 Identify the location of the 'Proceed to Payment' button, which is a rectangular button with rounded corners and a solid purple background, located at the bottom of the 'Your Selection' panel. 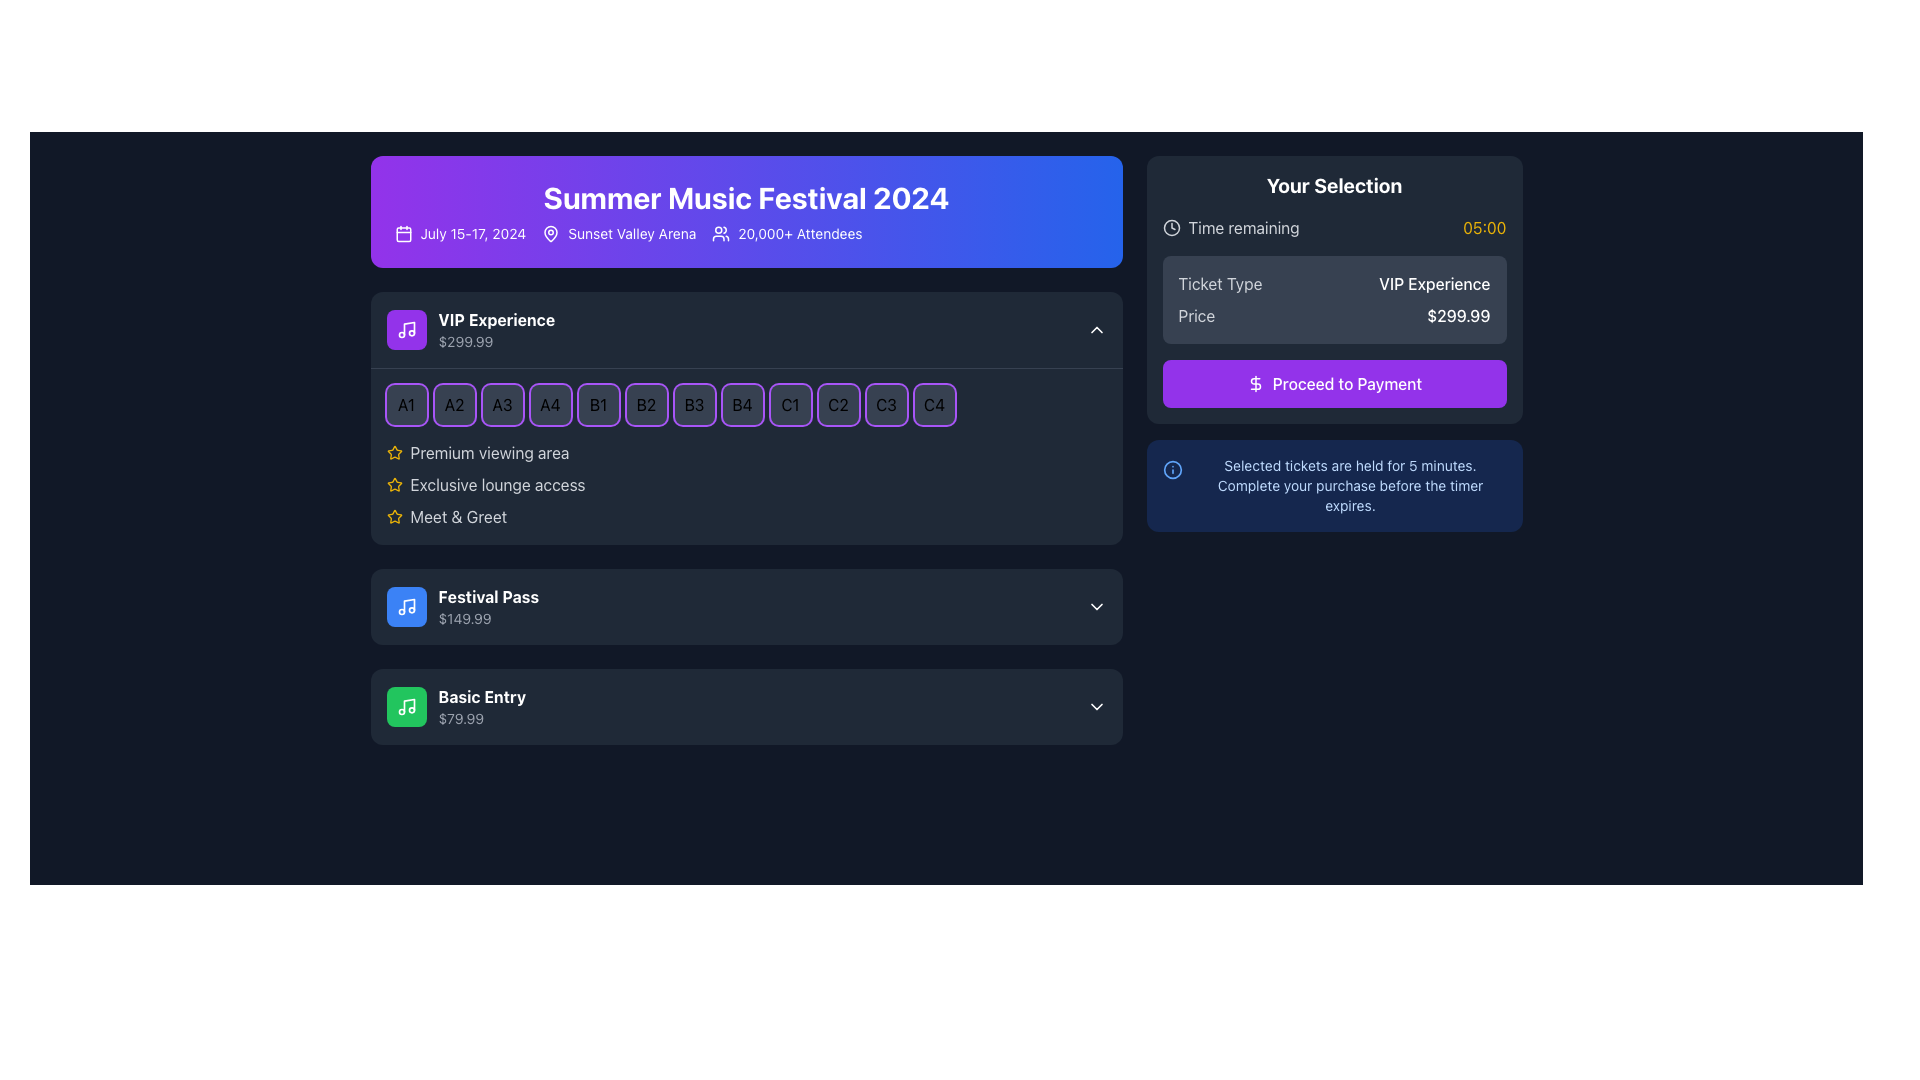
(1334, 384).